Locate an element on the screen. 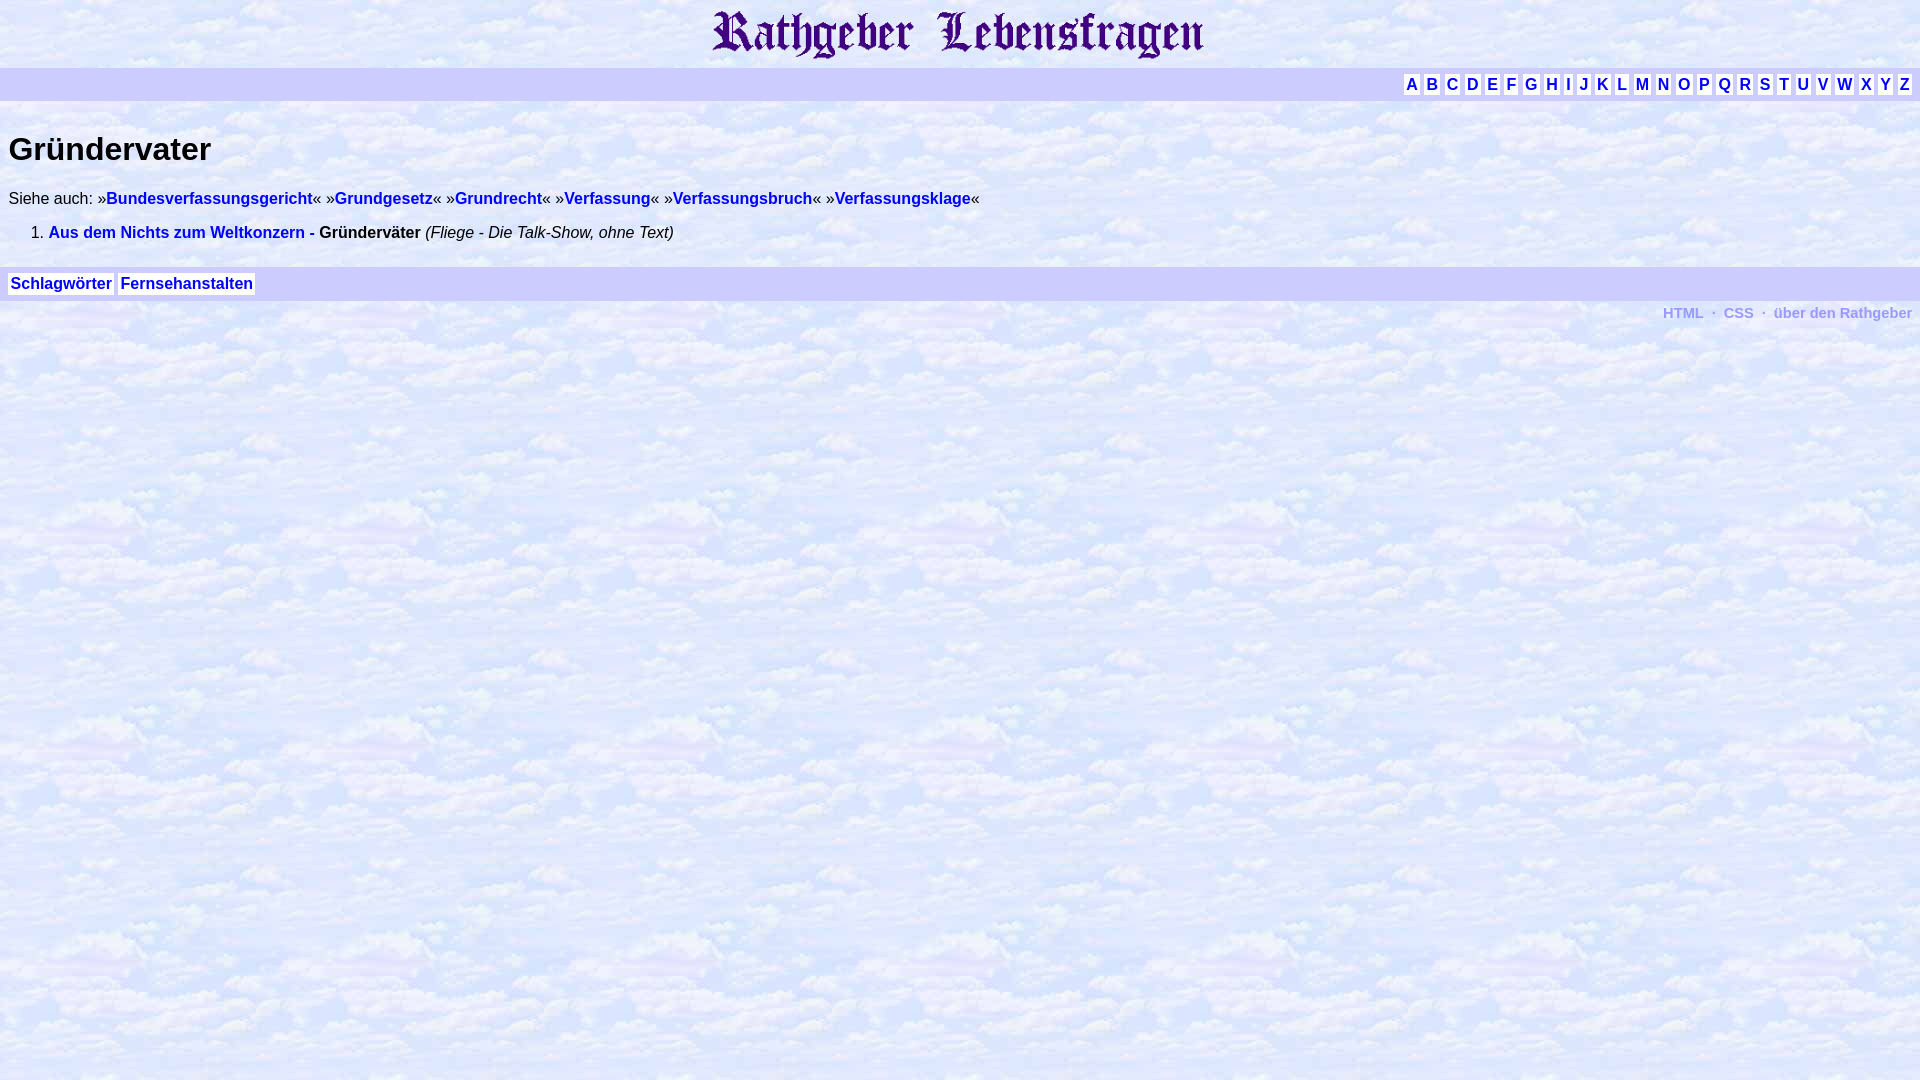 This screenshot has height=1080, width=1920. 'Verfassungsbruch' is located at coordinates (742, 198).